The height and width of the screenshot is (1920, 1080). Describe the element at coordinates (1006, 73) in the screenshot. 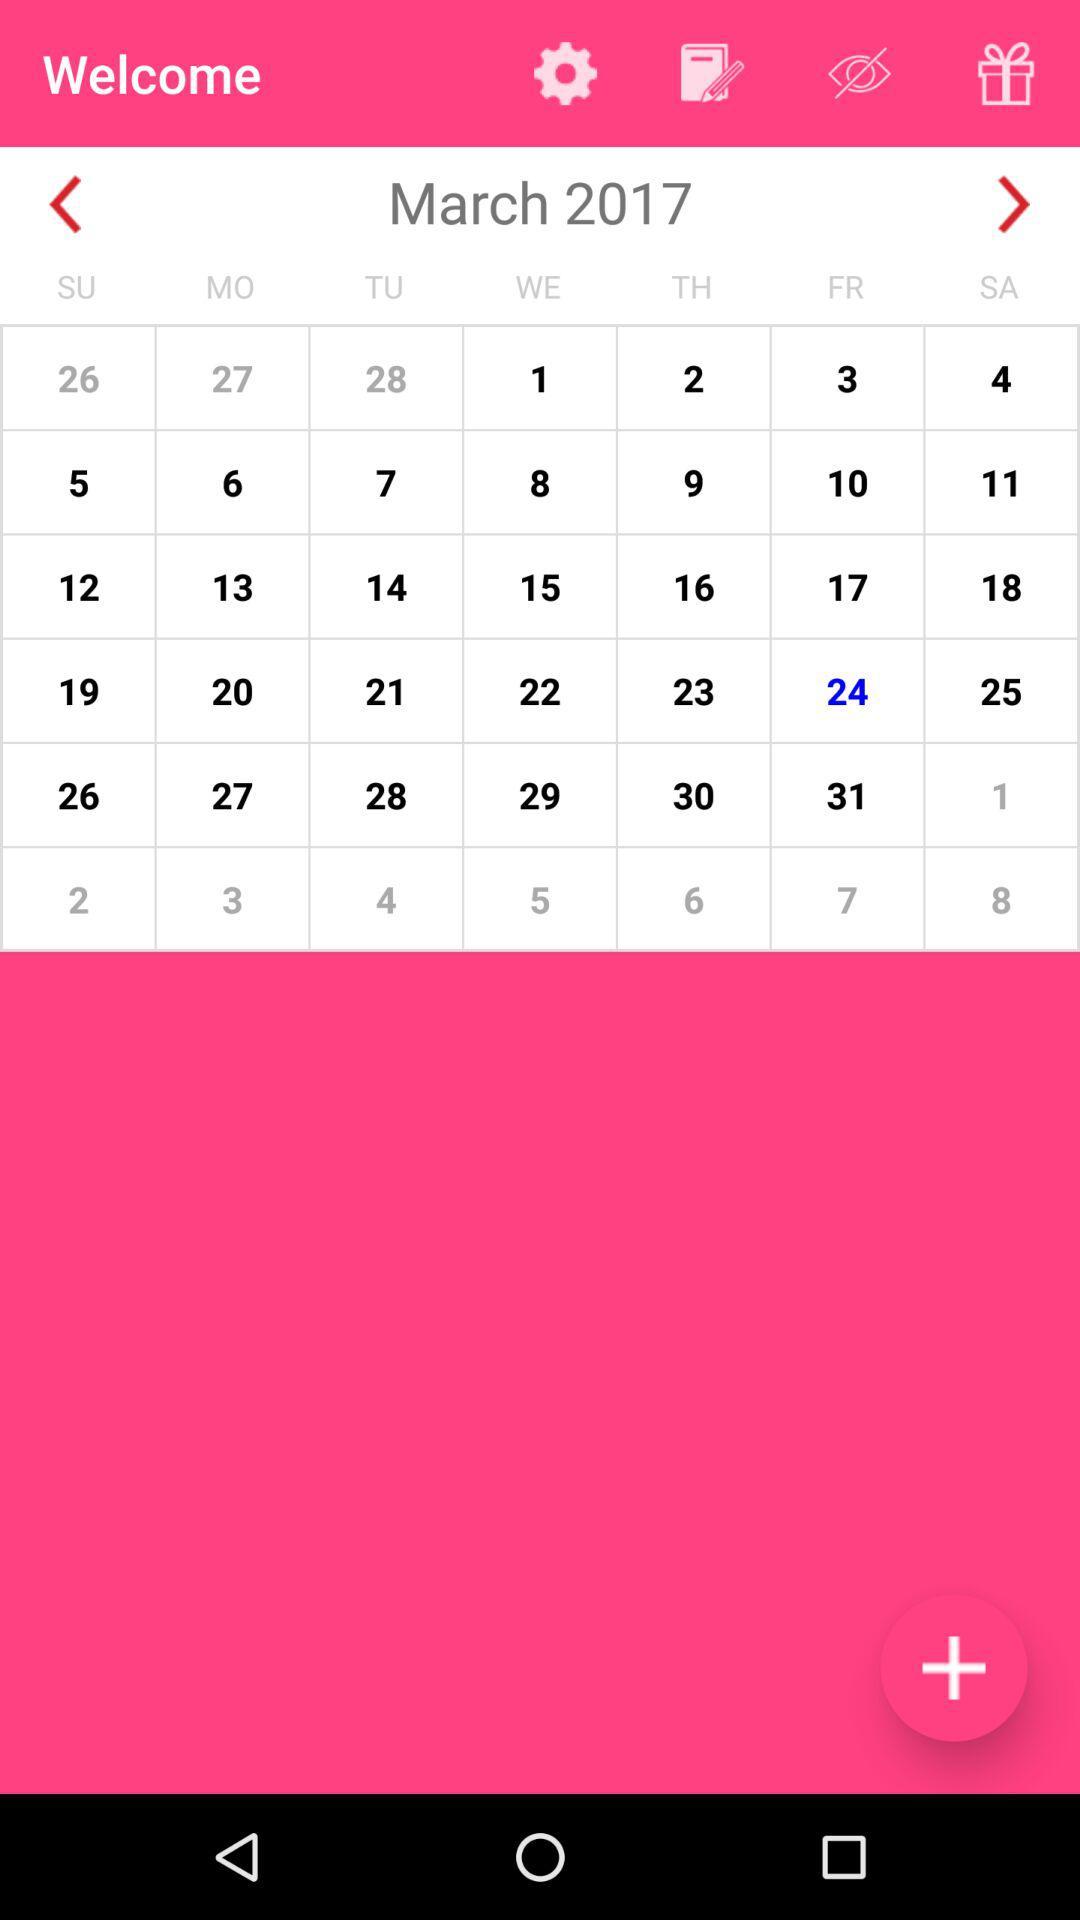

I see `my secret diary with password` at that location.